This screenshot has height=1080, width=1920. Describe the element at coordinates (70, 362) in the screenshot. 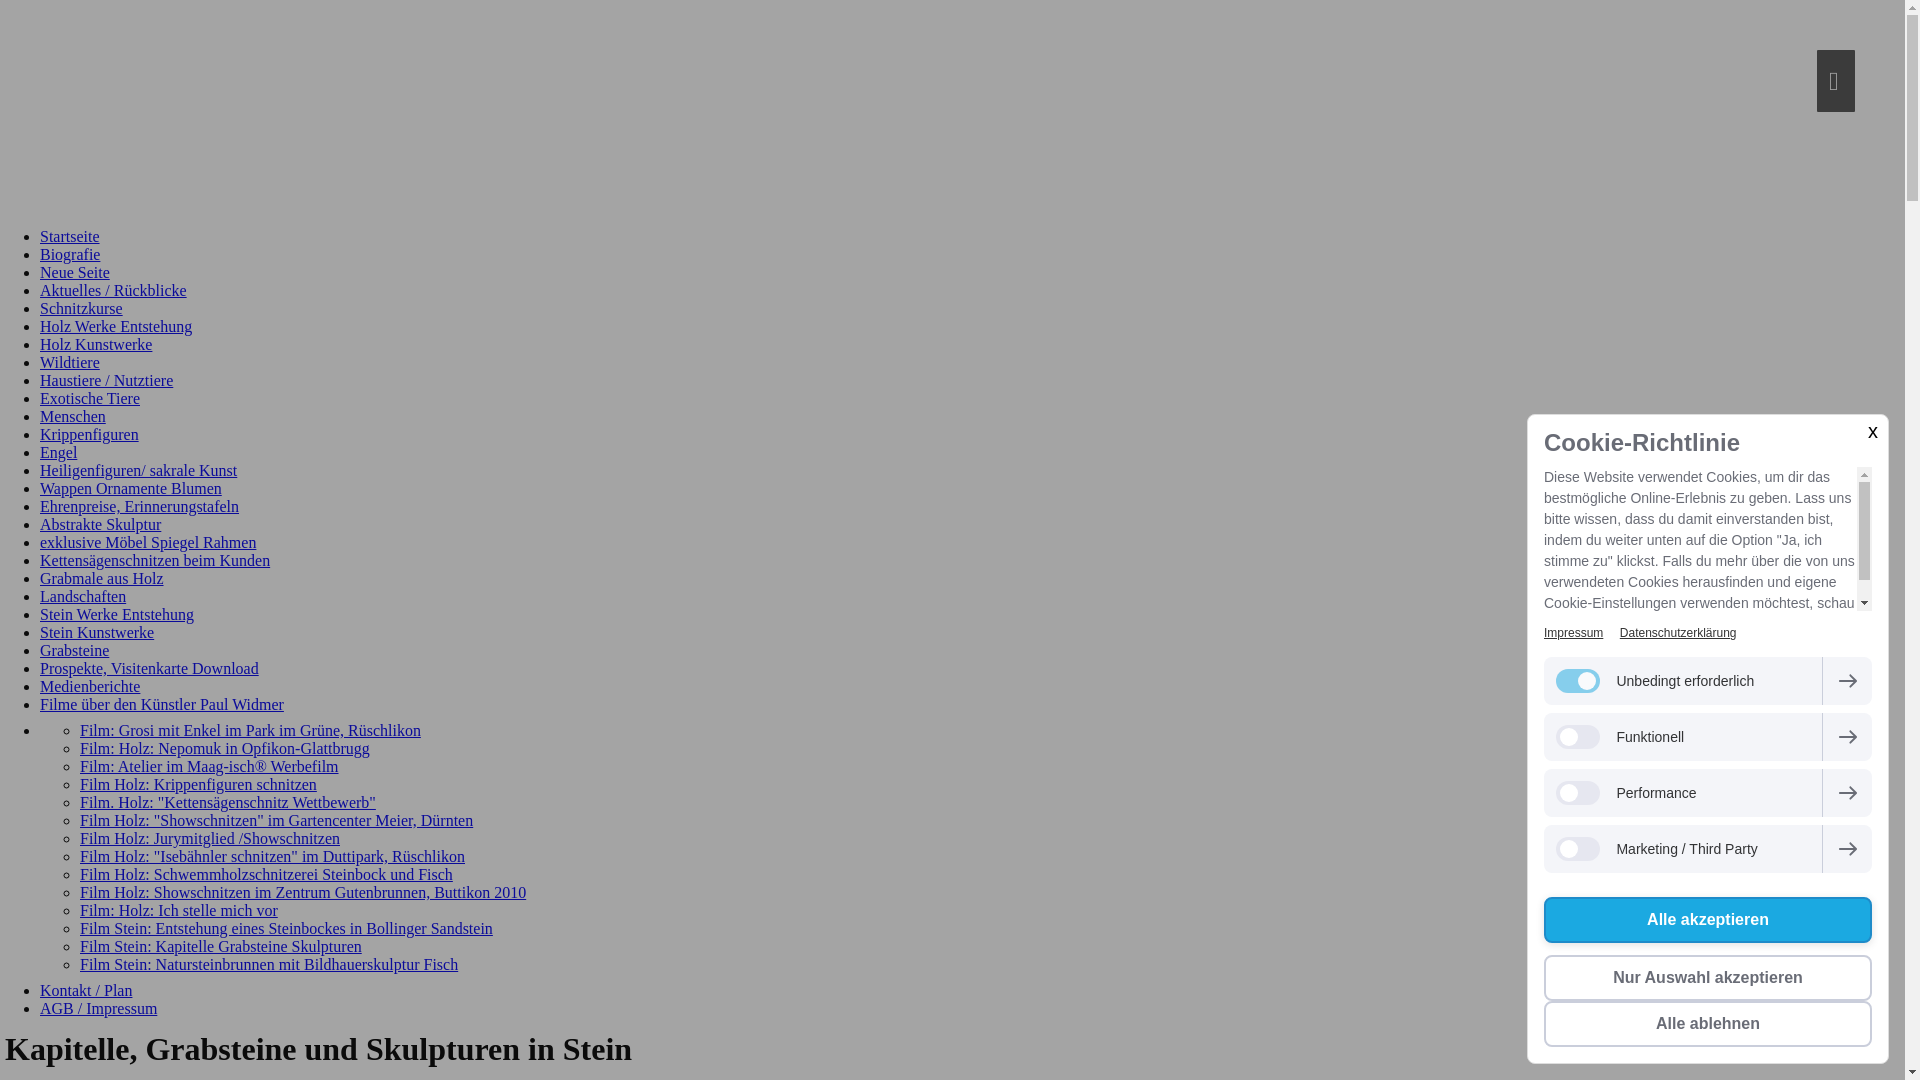

I see `'Wildtiere'` at that location.